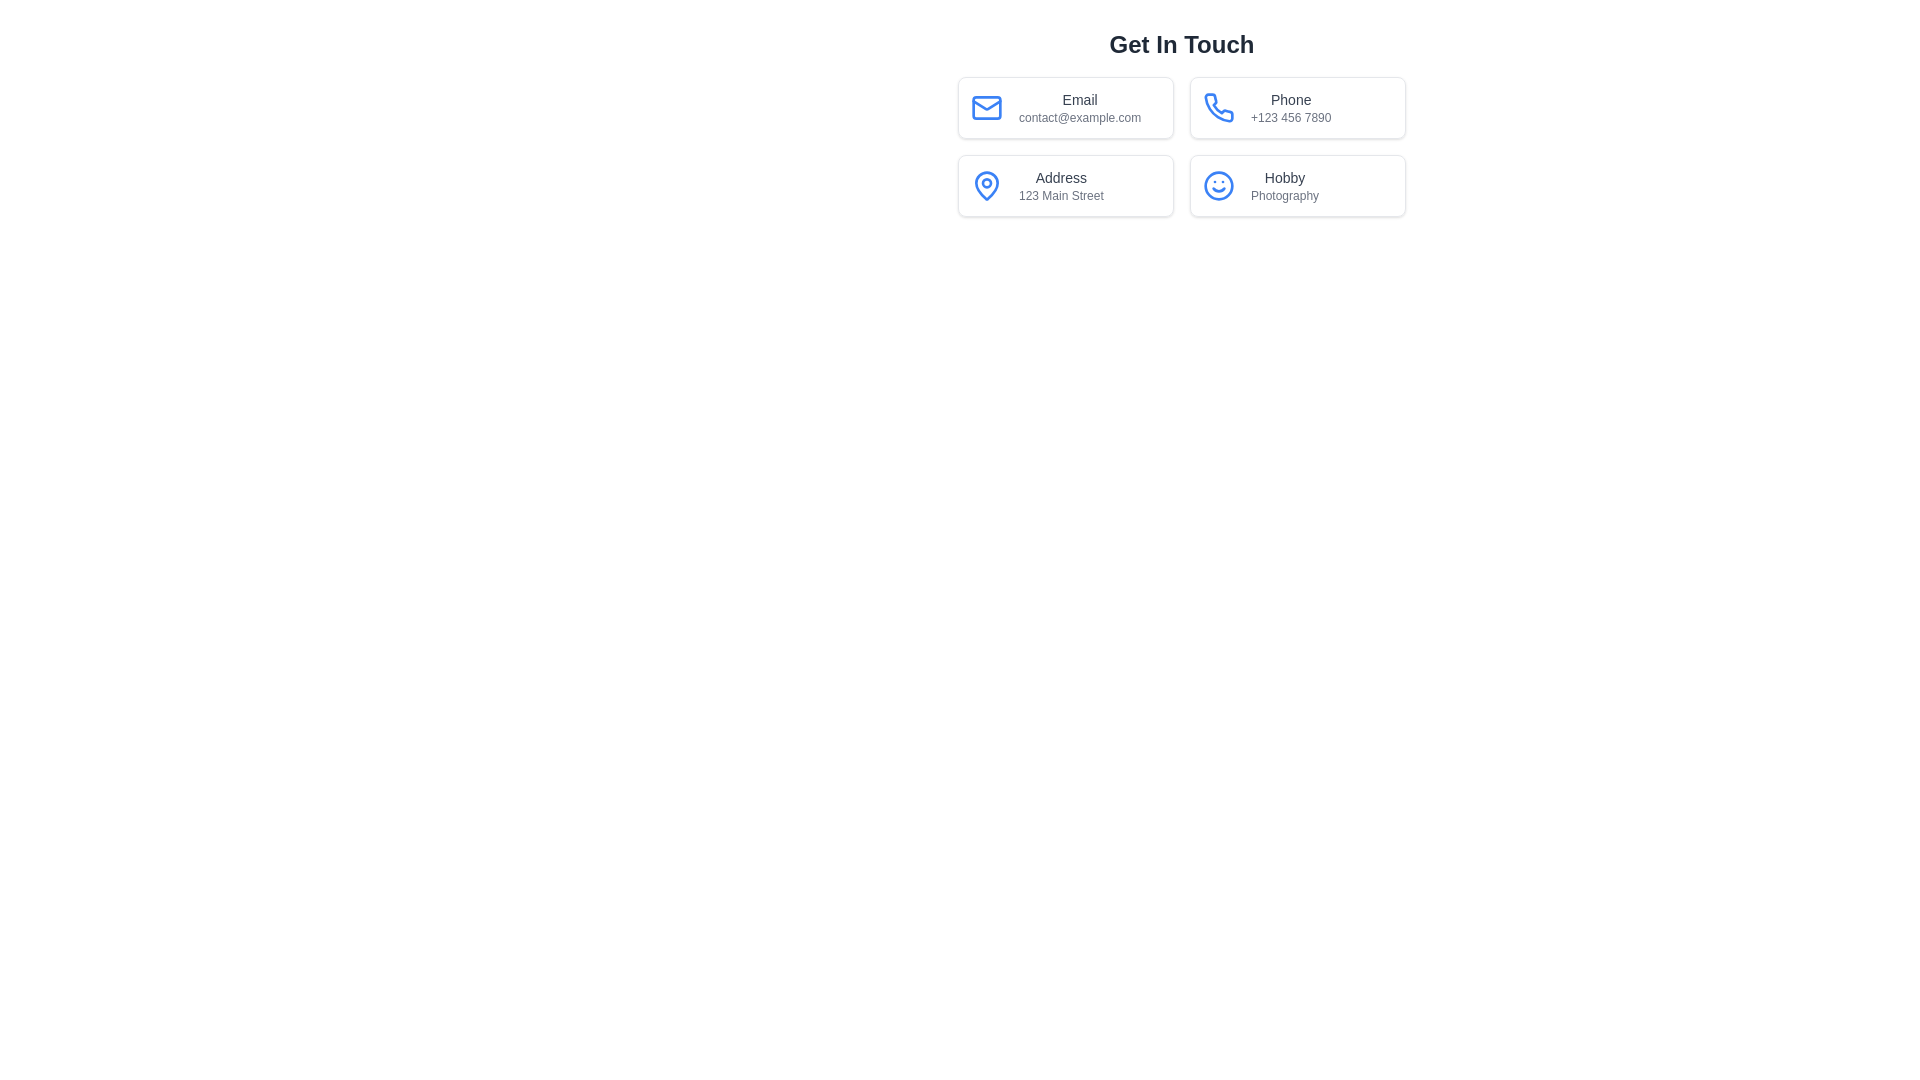 The image size is (1920, 1080). What do you see at coordinates (1297, 108) in the screenshot?
I see `the phone number text '+123 456 7890' inside the phone information card, which is the second card in a 2x2 grid layout located in the top right of the grid` at bounding box center [1297, 108].